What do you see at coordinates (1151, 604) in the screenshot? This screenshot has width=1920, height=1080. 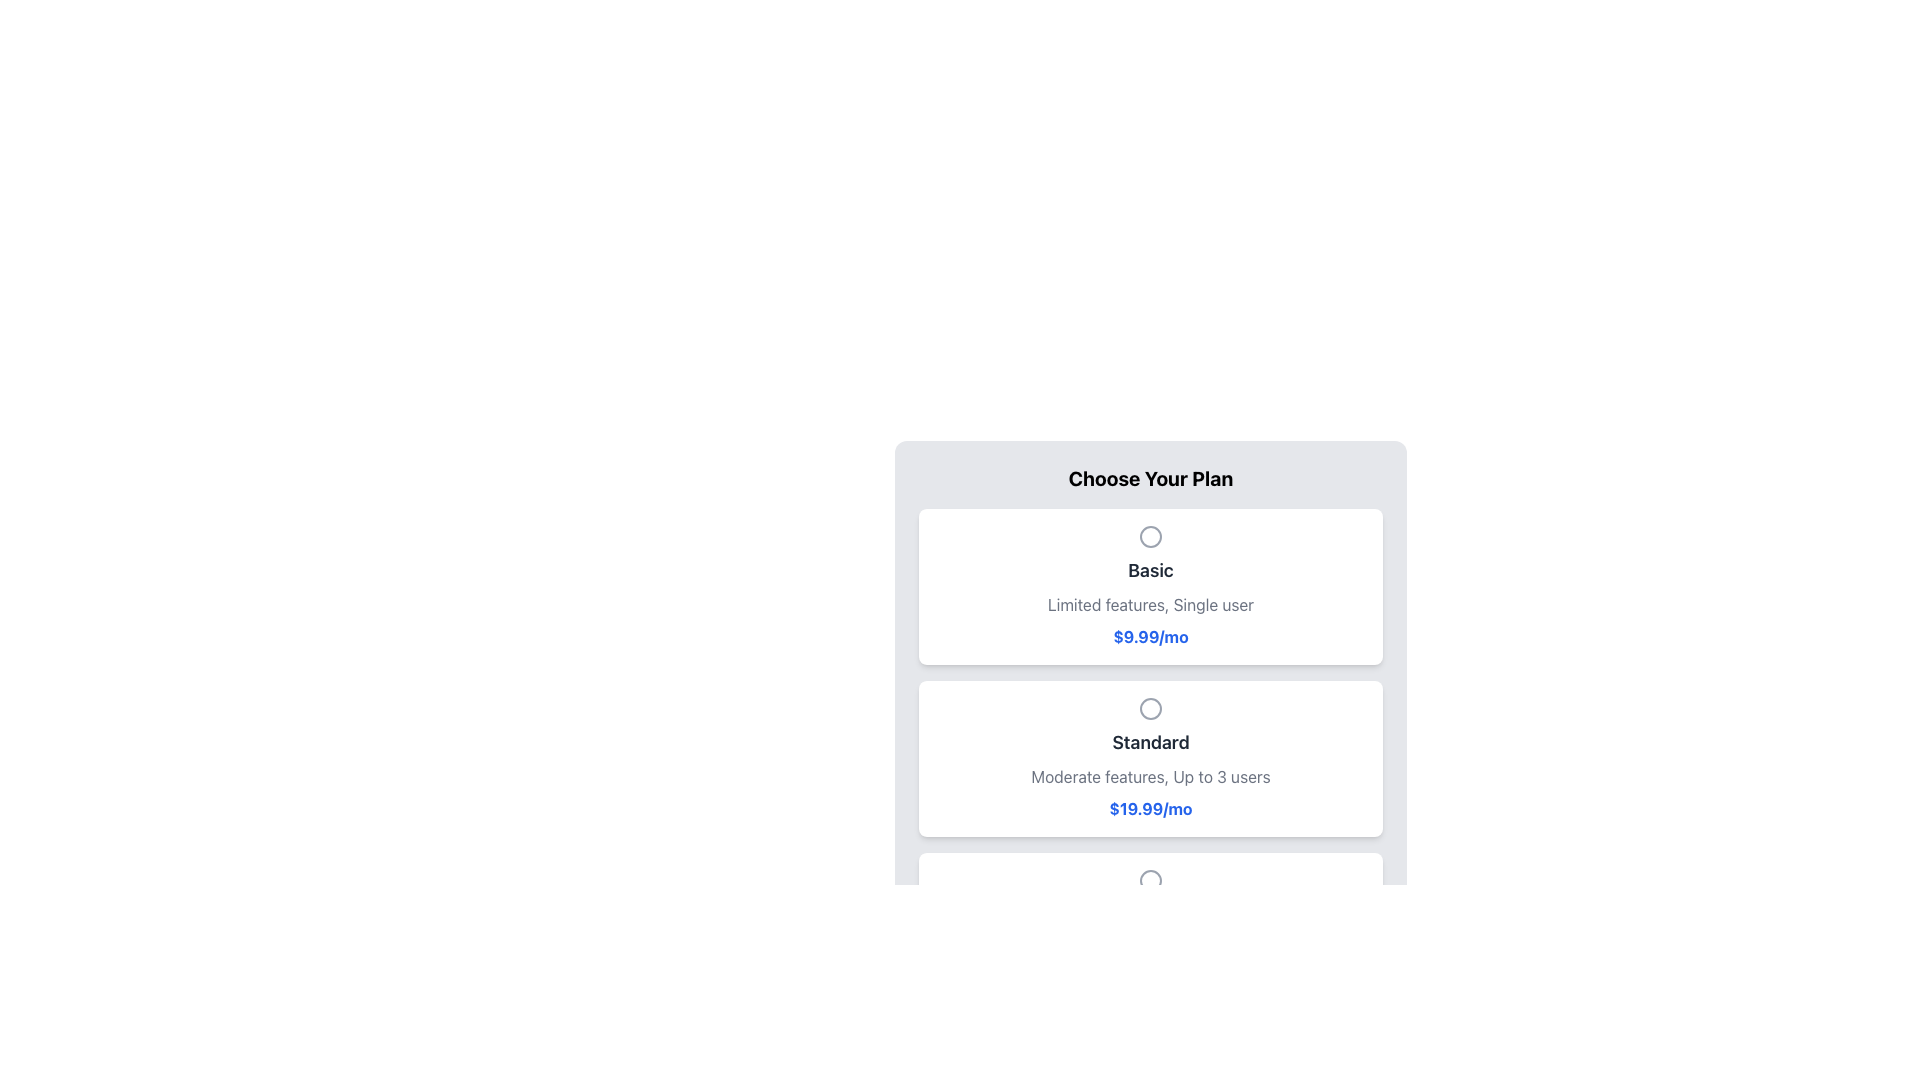 I see `the text label that reads 'Limited features, Single user', which is styled with a muted gray color and is centered in the card for the 'Basic' plan option` at bounding box center [1151, 604].